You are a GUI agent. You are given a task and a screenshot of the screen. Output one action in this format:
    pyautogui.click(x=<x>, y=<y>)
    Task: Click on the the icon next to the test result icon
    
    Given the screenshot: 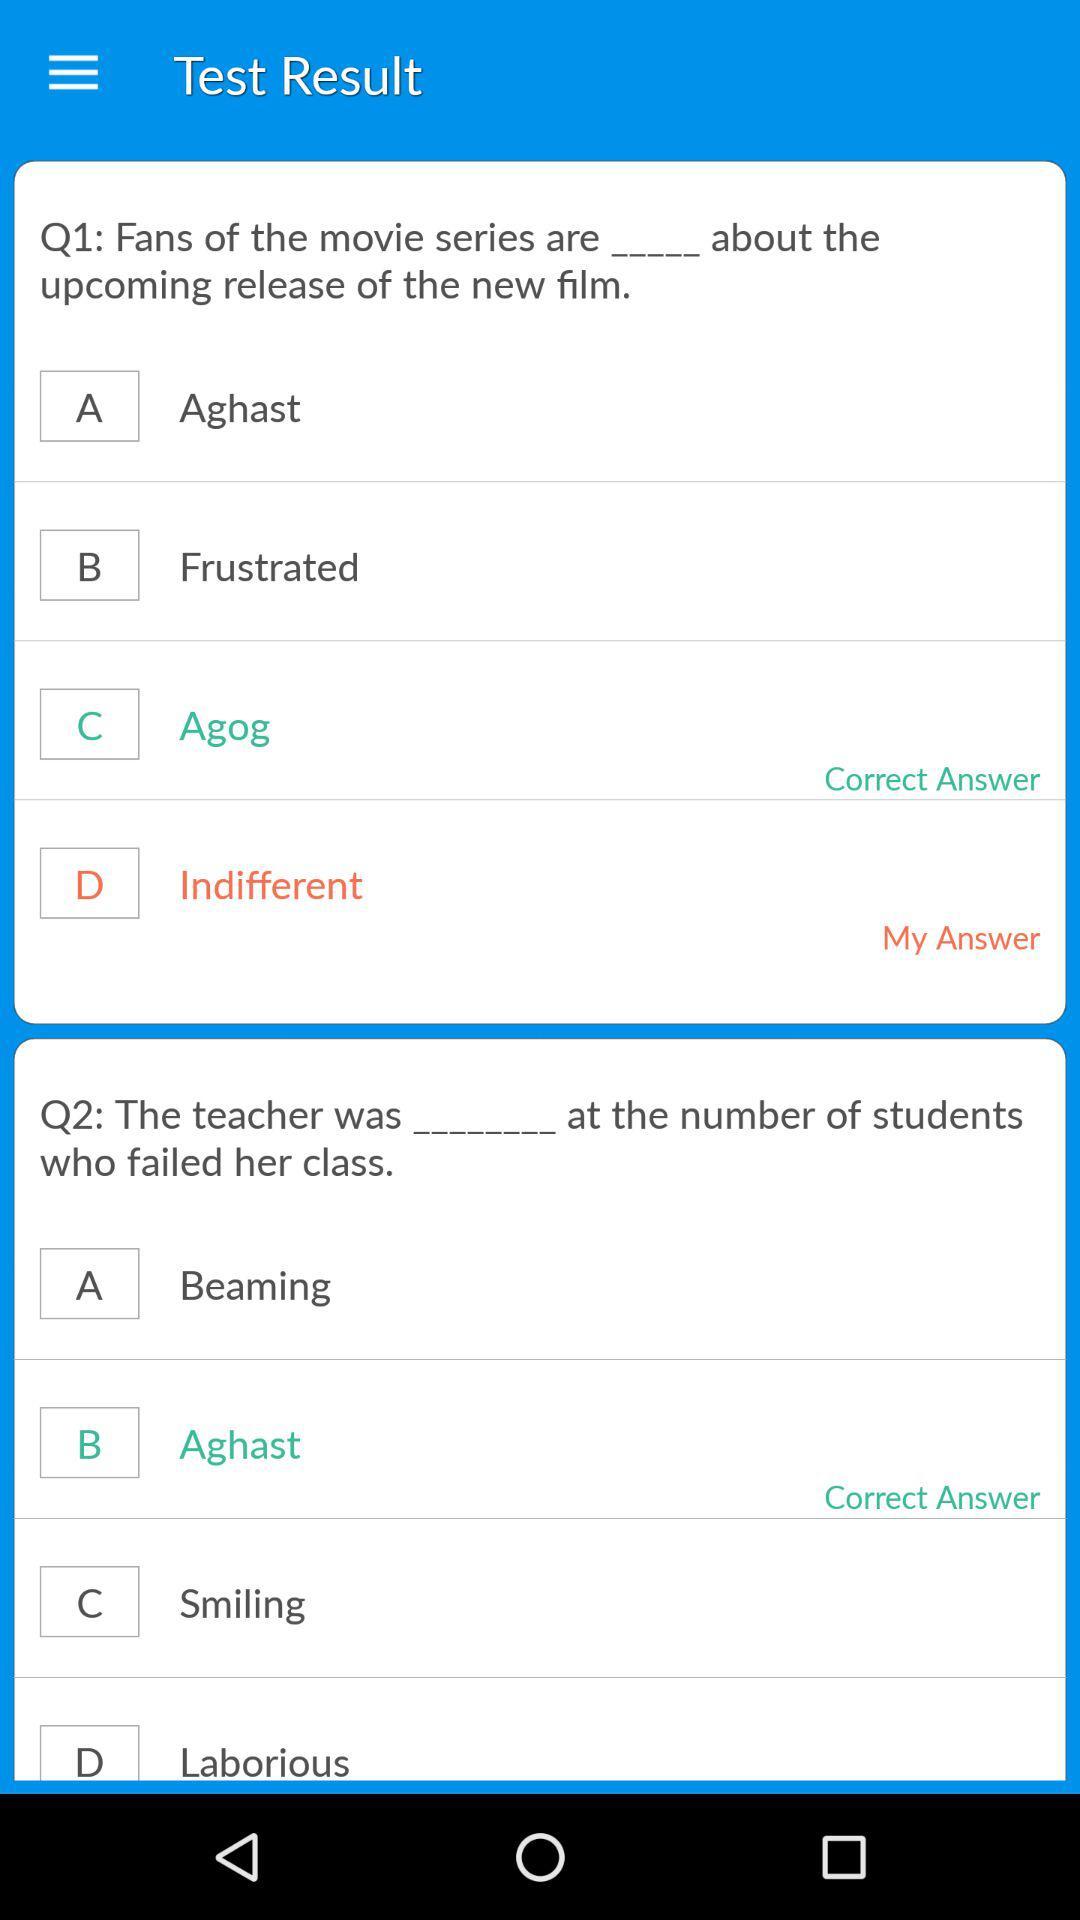 What is the action you would take?
    pyautogui.click(x=72, y=73)
    